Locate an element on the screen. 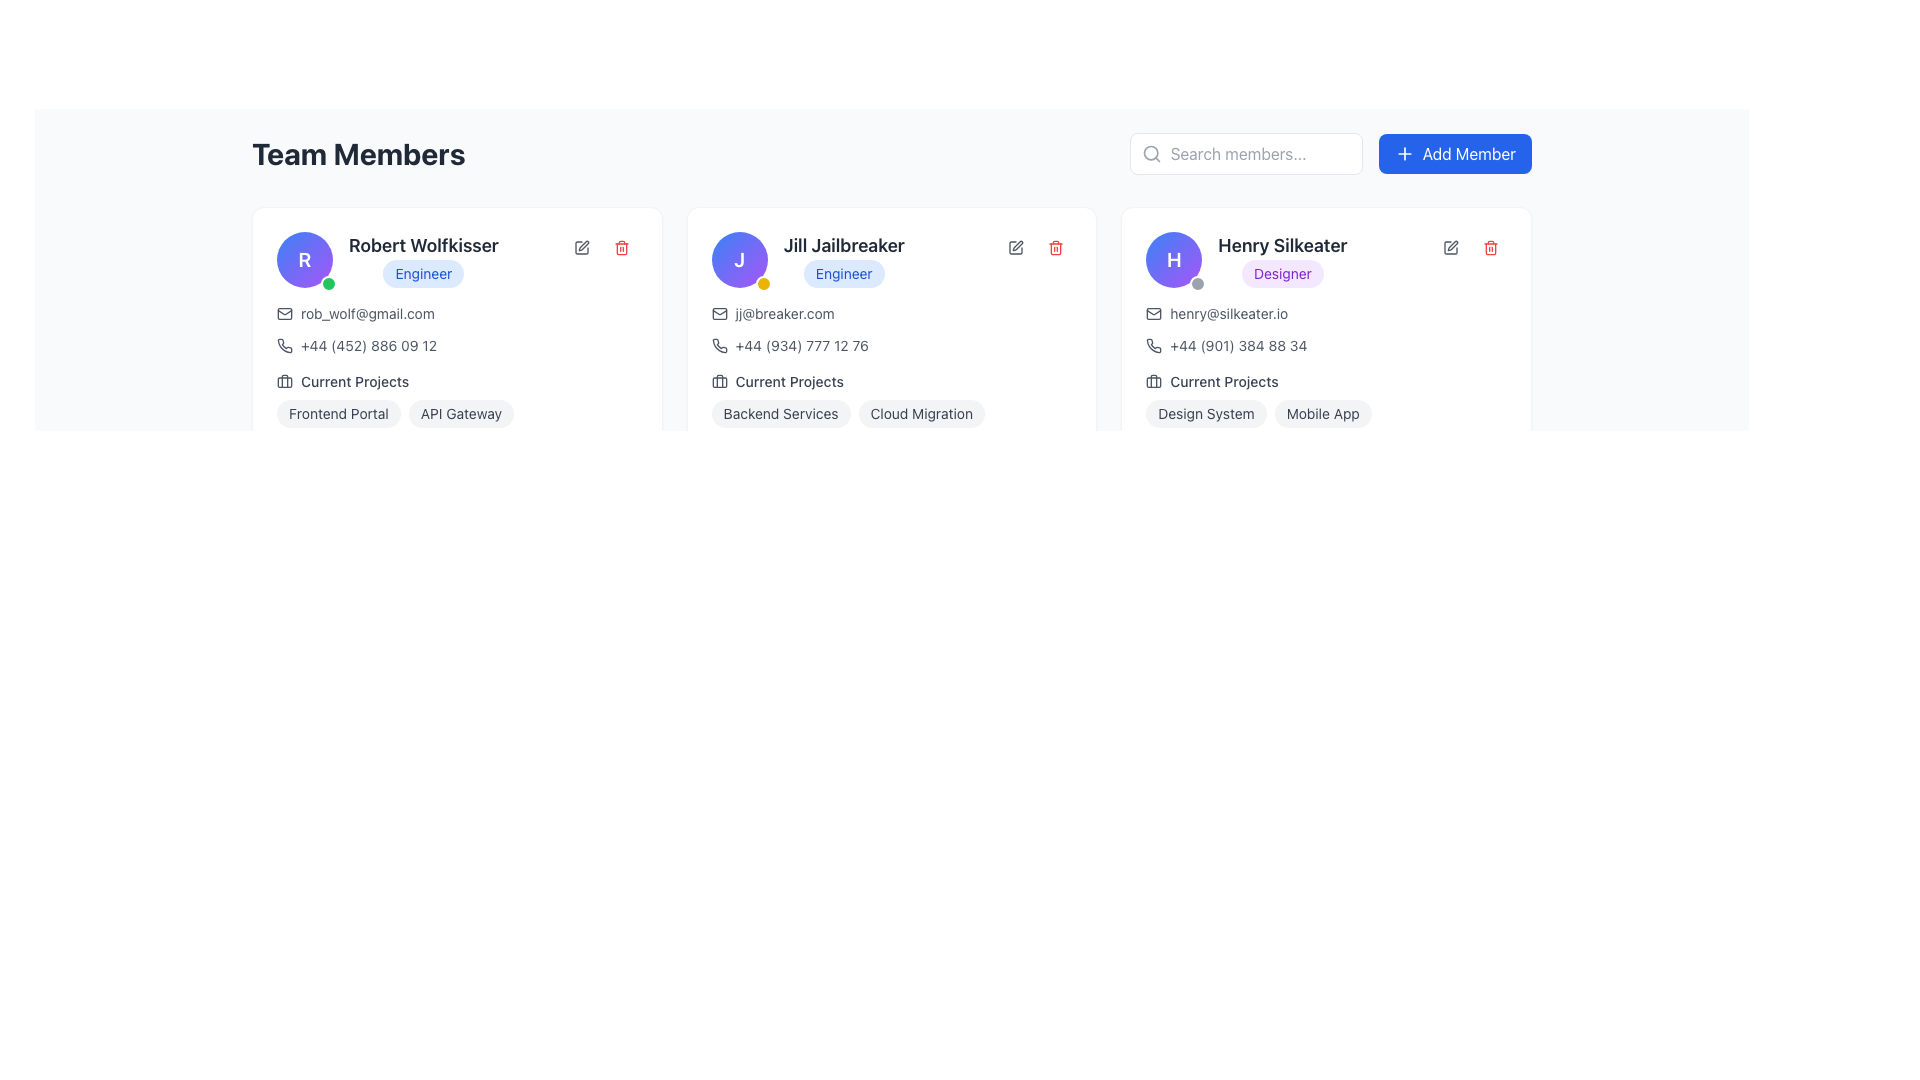 The image size is (1920, 1080). the status badge located at the bottom-right corner of the colored circle containing the letter 'J' on the card for Jill Jailbreaker is located at coordinates (762, 284).